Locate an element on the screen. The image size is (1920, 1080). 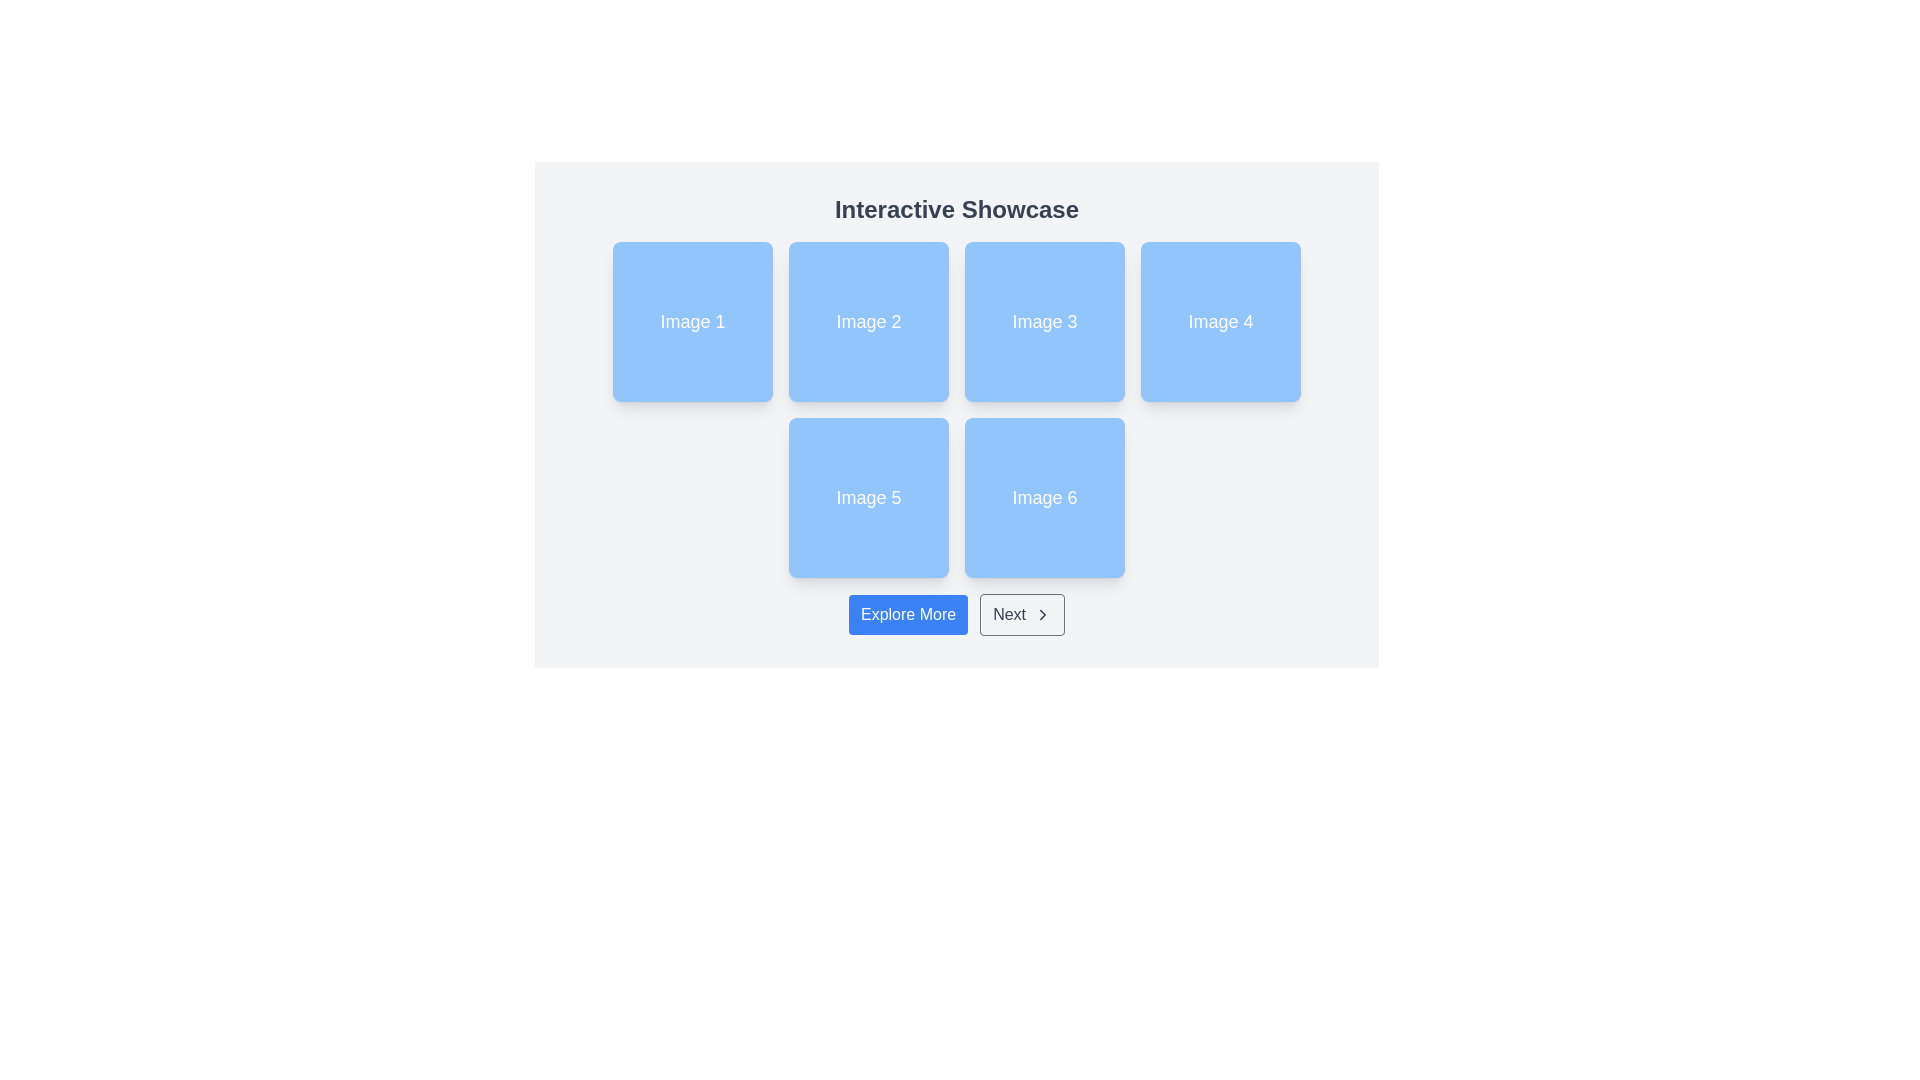
the light blue square static display card labeled 'Image 1' with rounded corners, located in the top-left corner of the grid layout is located at coordinates (692, 320).